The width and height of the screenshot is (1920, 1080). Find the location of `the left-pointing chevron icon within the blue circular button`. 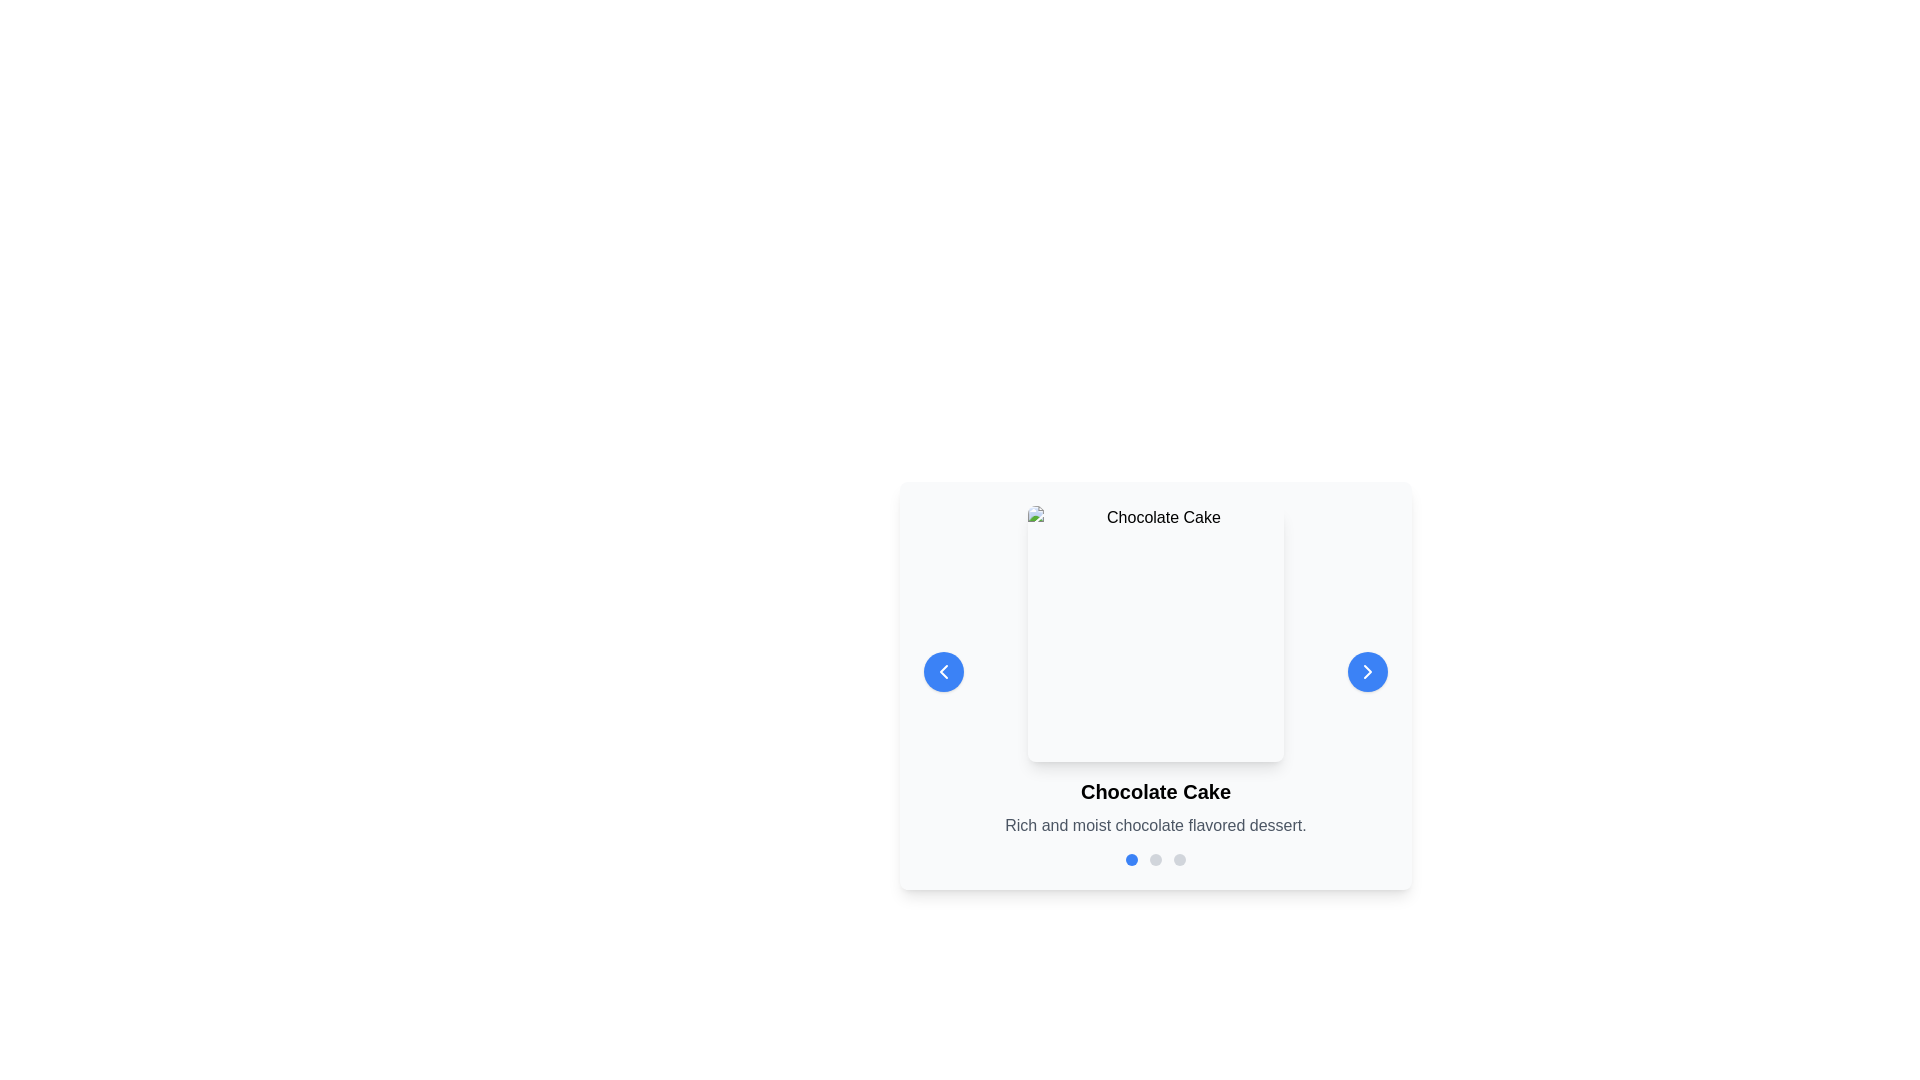

the left-pointing chevron icon within the blue circular button is located at coordinates (943, 671).